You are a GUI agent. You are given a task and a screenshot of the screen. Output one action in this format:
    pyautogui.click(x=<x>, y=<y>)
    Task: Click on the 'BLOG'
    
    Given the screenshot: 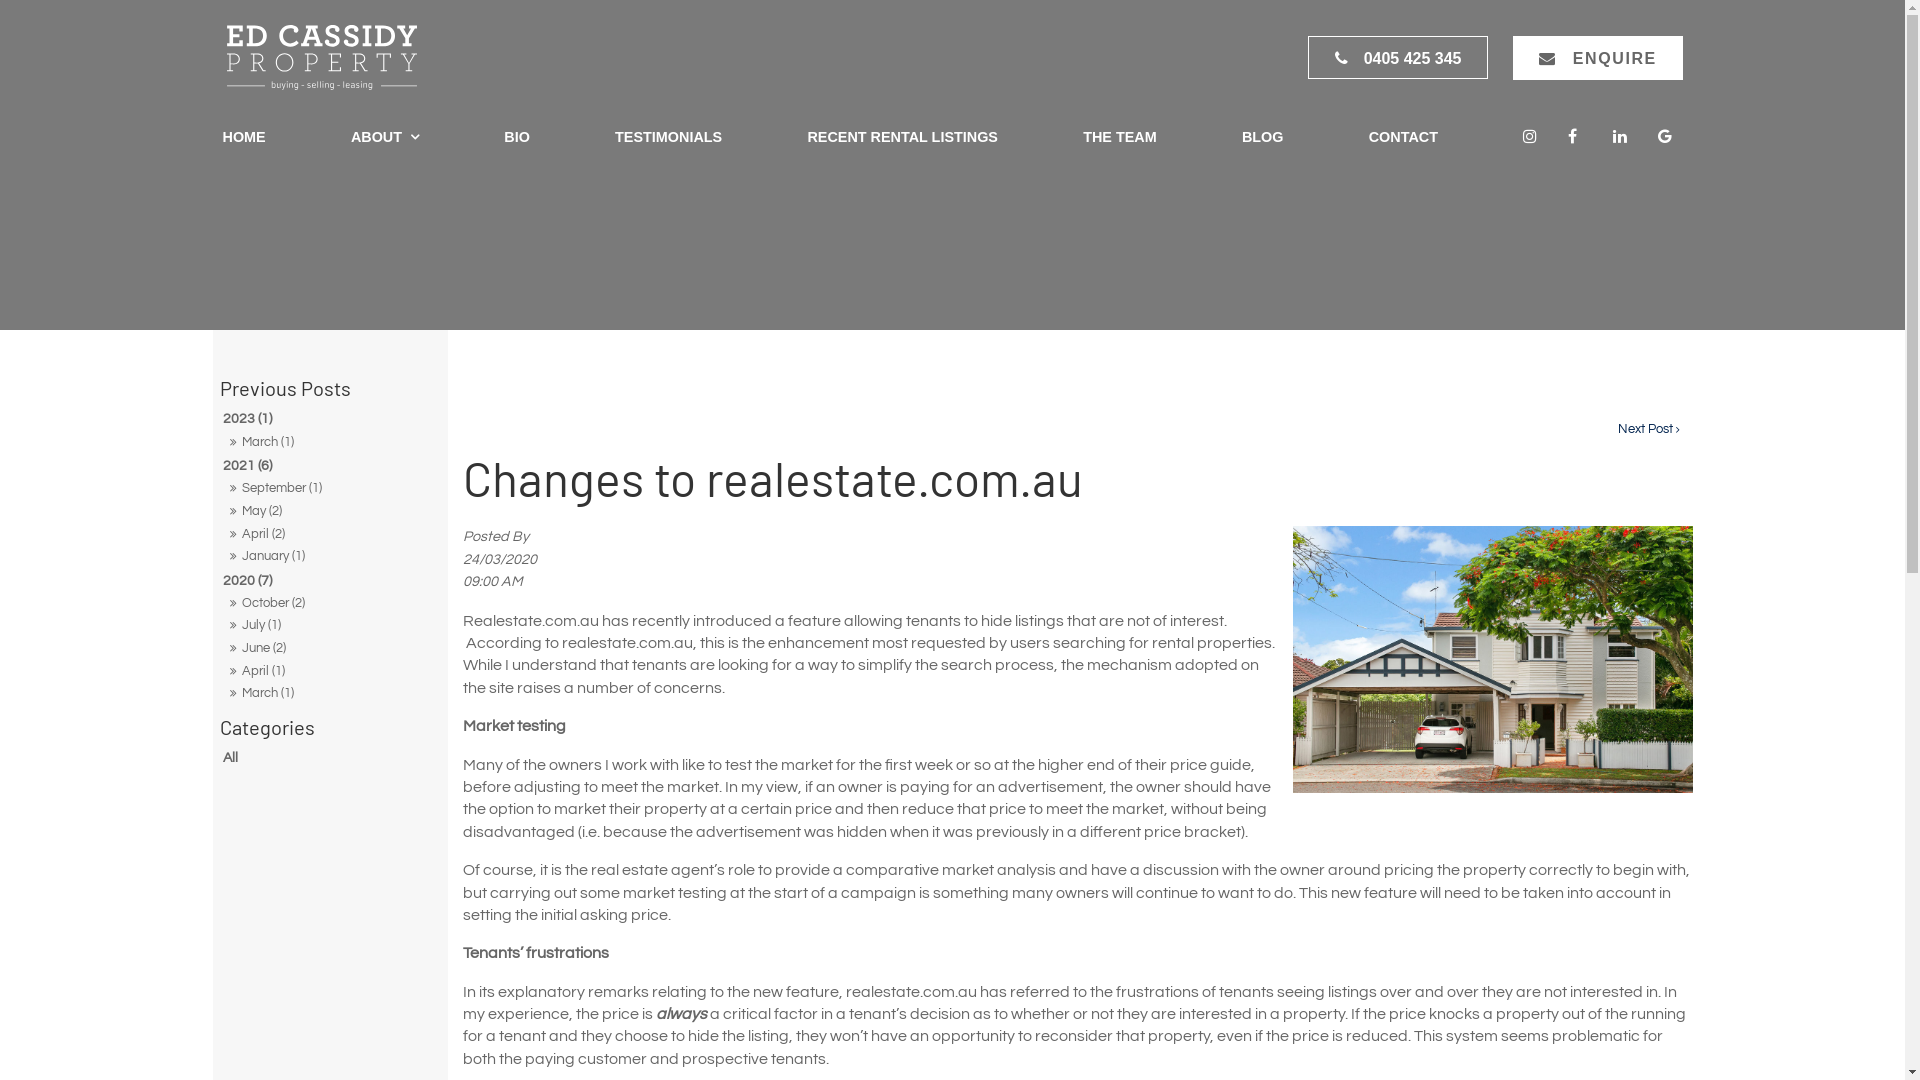 What is the action you would take?
    pyautogui.click(x=1231, y=137)
    